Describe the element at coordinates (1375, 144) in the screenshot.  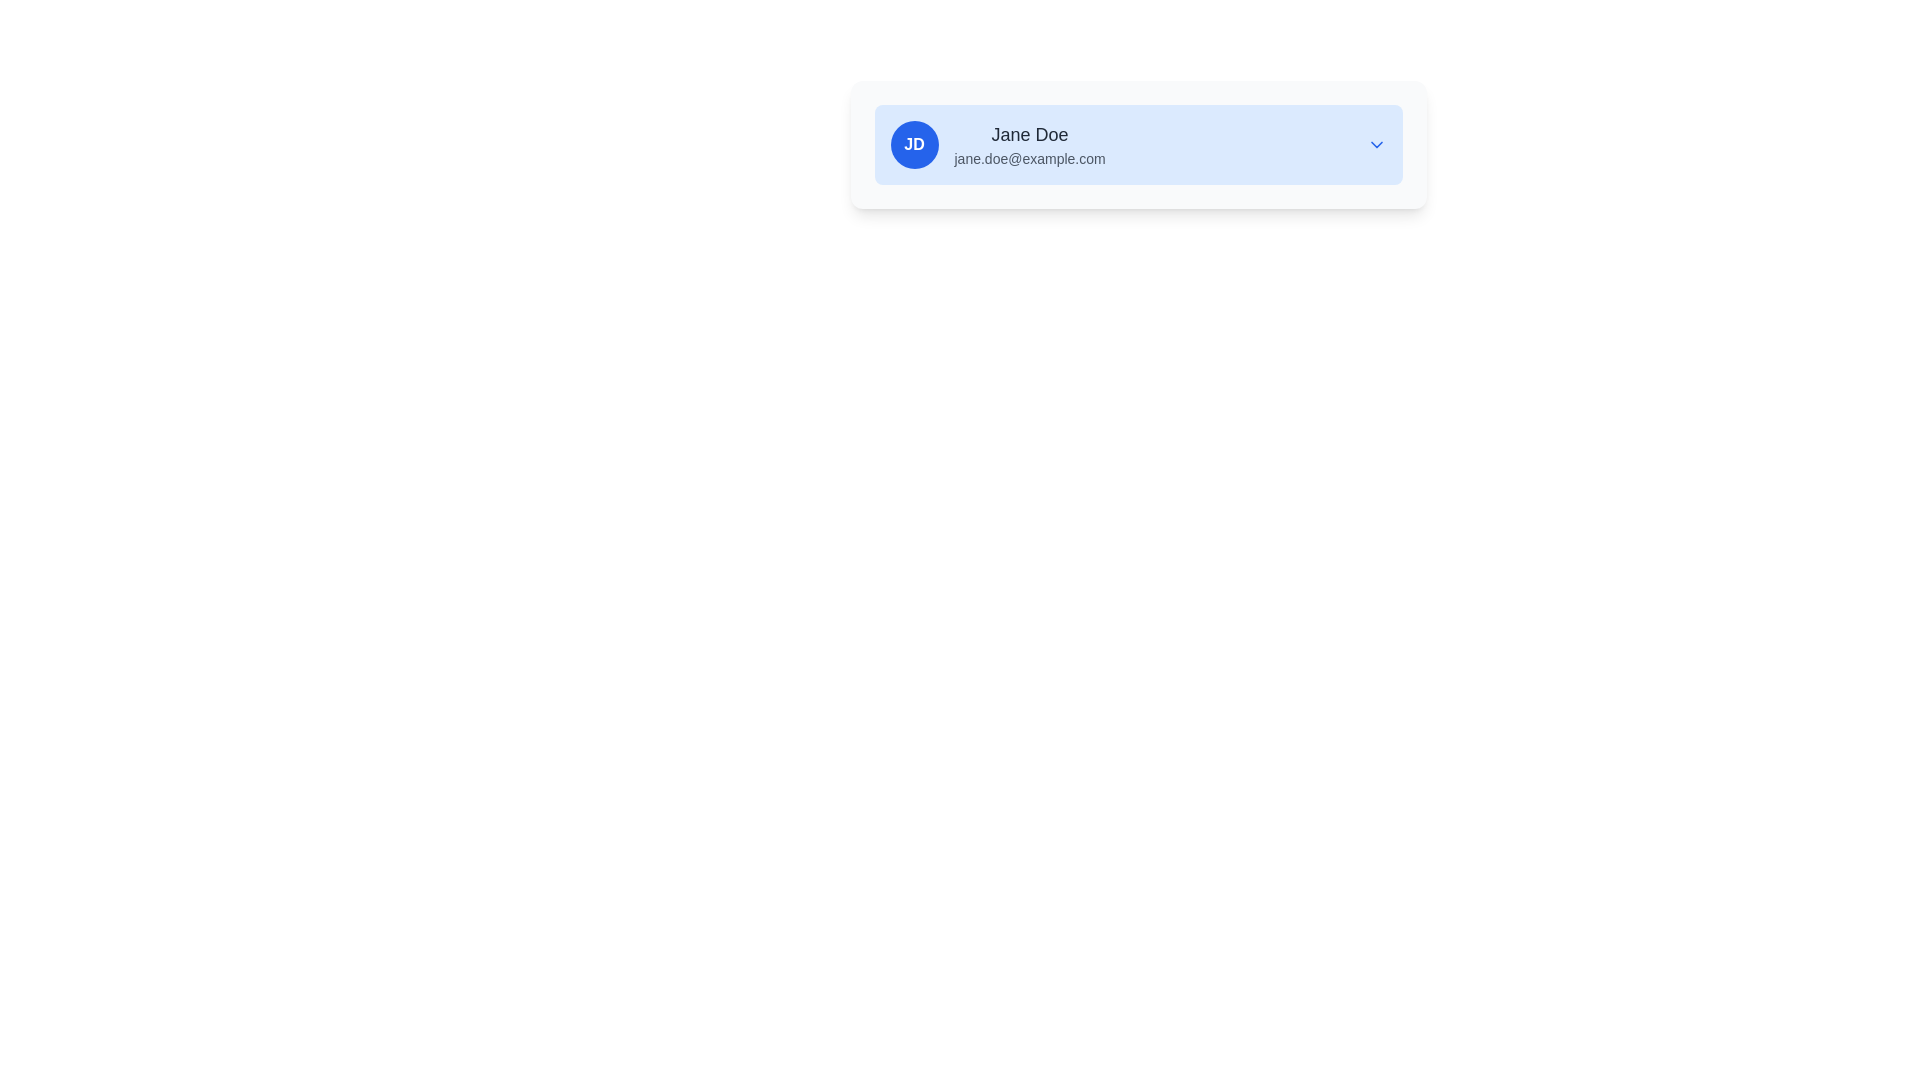
I see `the chevron icon at the far-right end of the card containing 'Jane Doe' and 'jane.doe@example.com'` at that location.